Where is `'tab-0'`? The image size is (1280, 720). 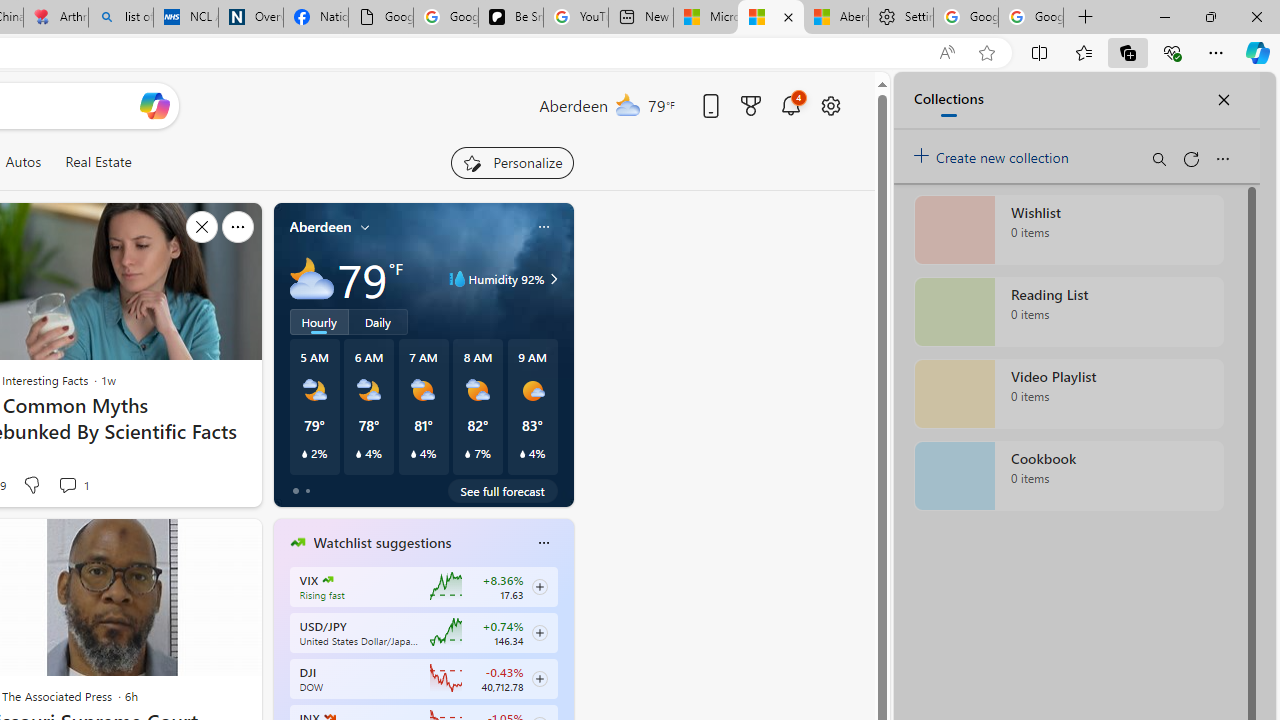
'tab-0' is located at coordinates (294, 491).